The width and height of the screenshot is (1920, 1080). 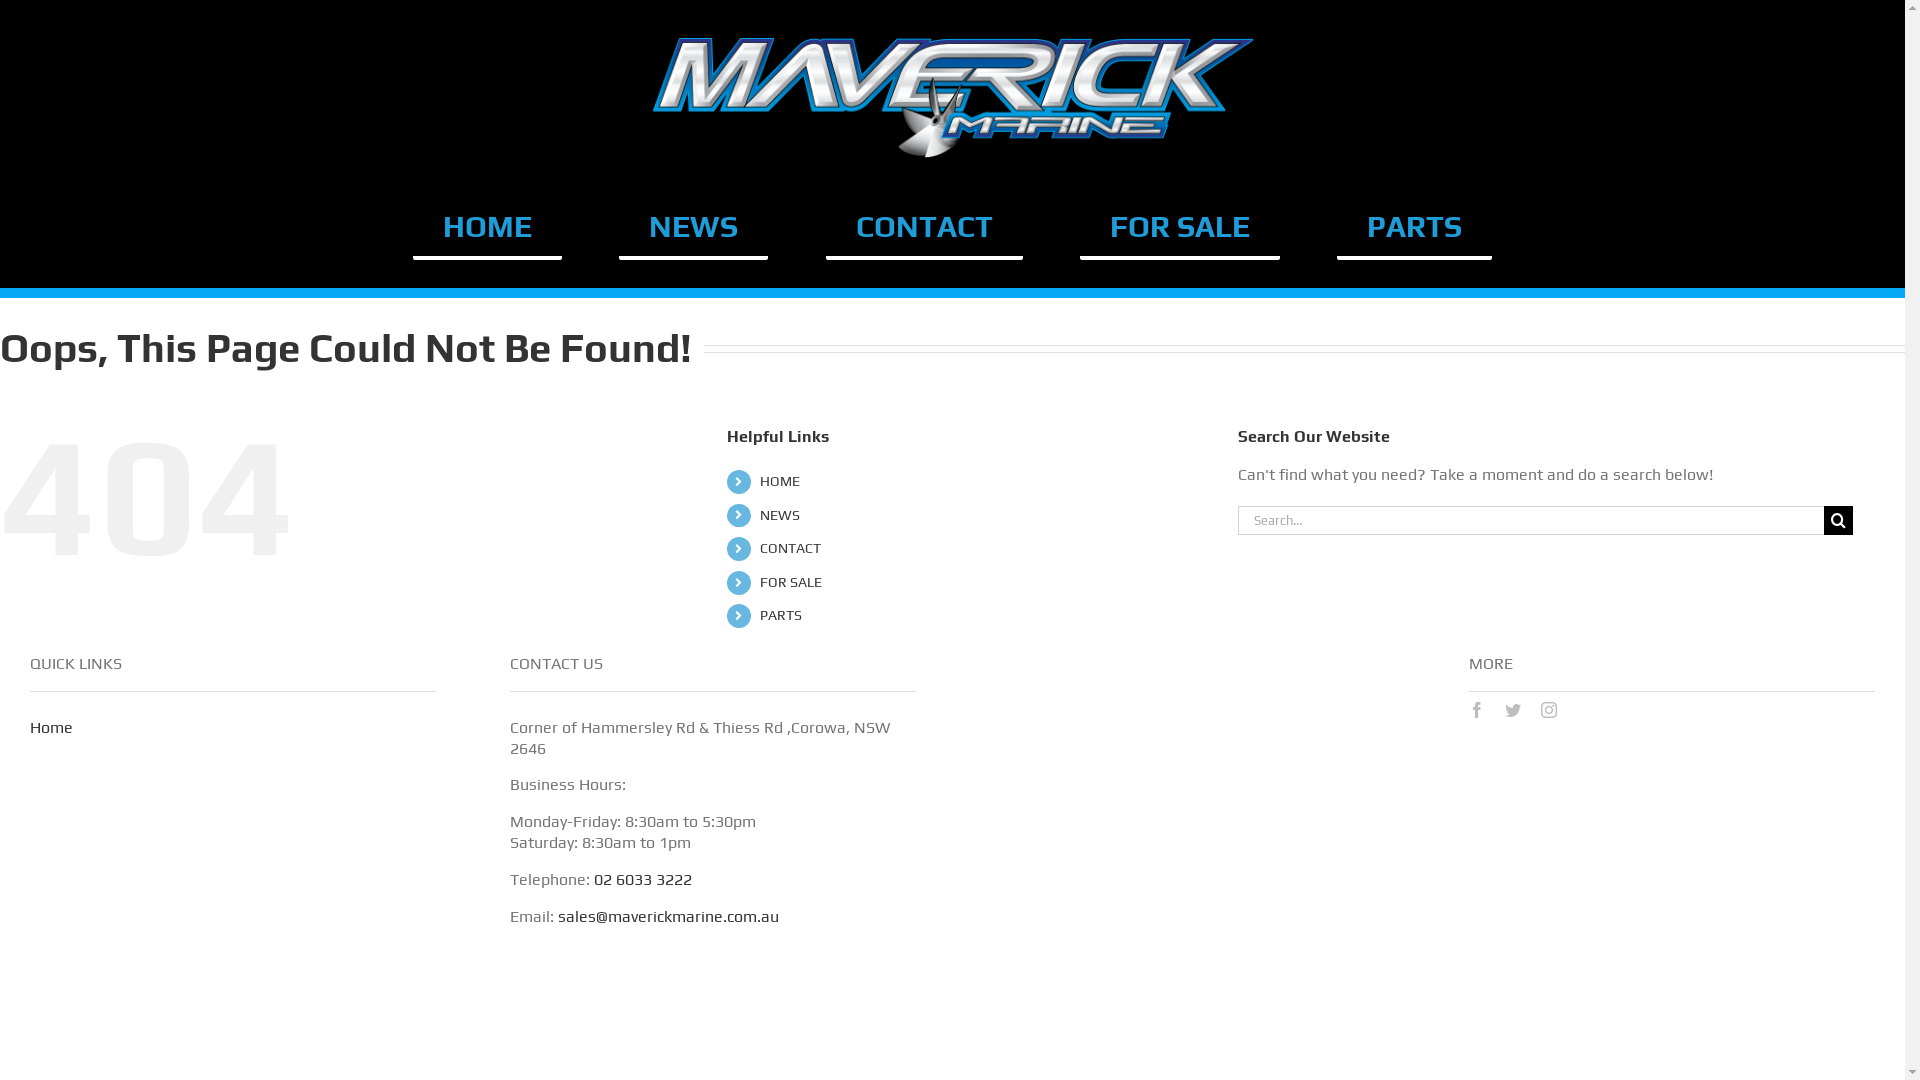 I want to click on 'FOR SALE', so click(x=1180, y=227).